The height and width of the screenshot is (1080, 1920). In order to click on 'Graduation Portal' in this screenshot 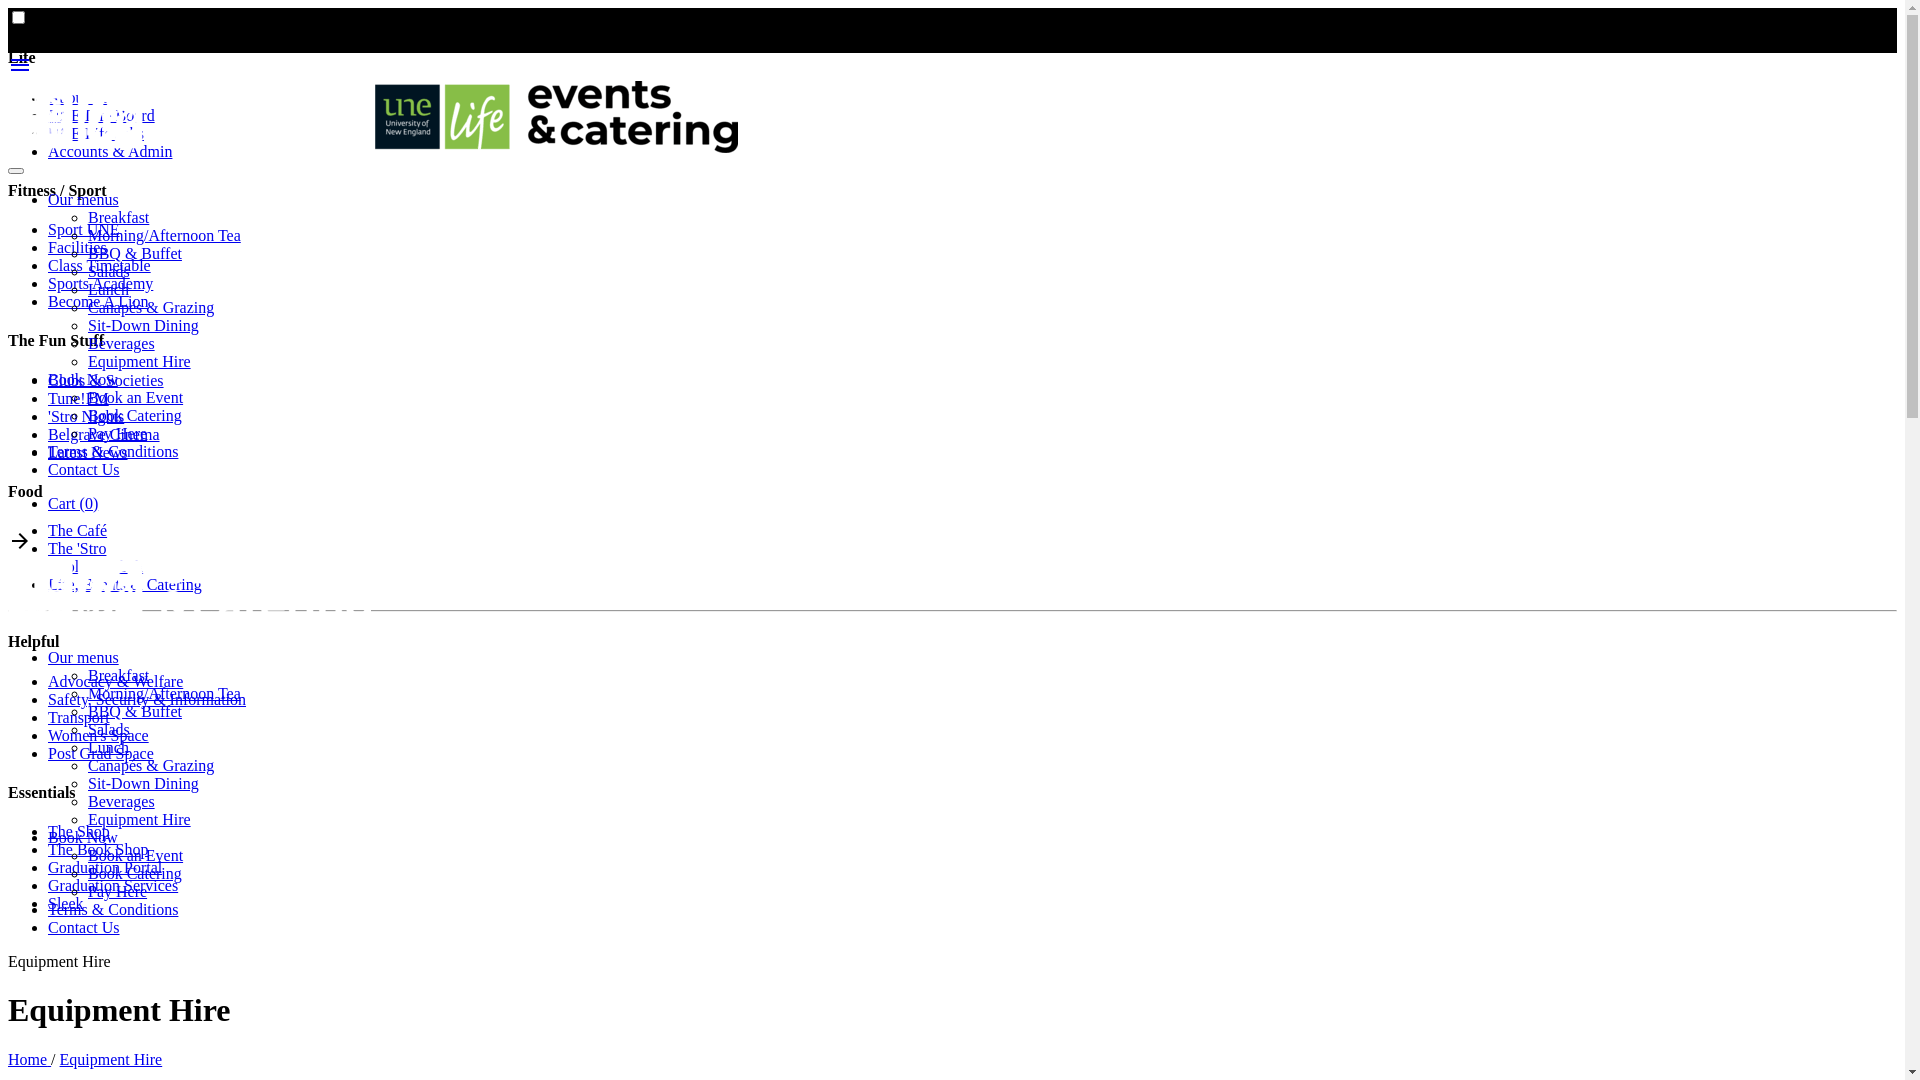, I will do `click(104, 866)`.